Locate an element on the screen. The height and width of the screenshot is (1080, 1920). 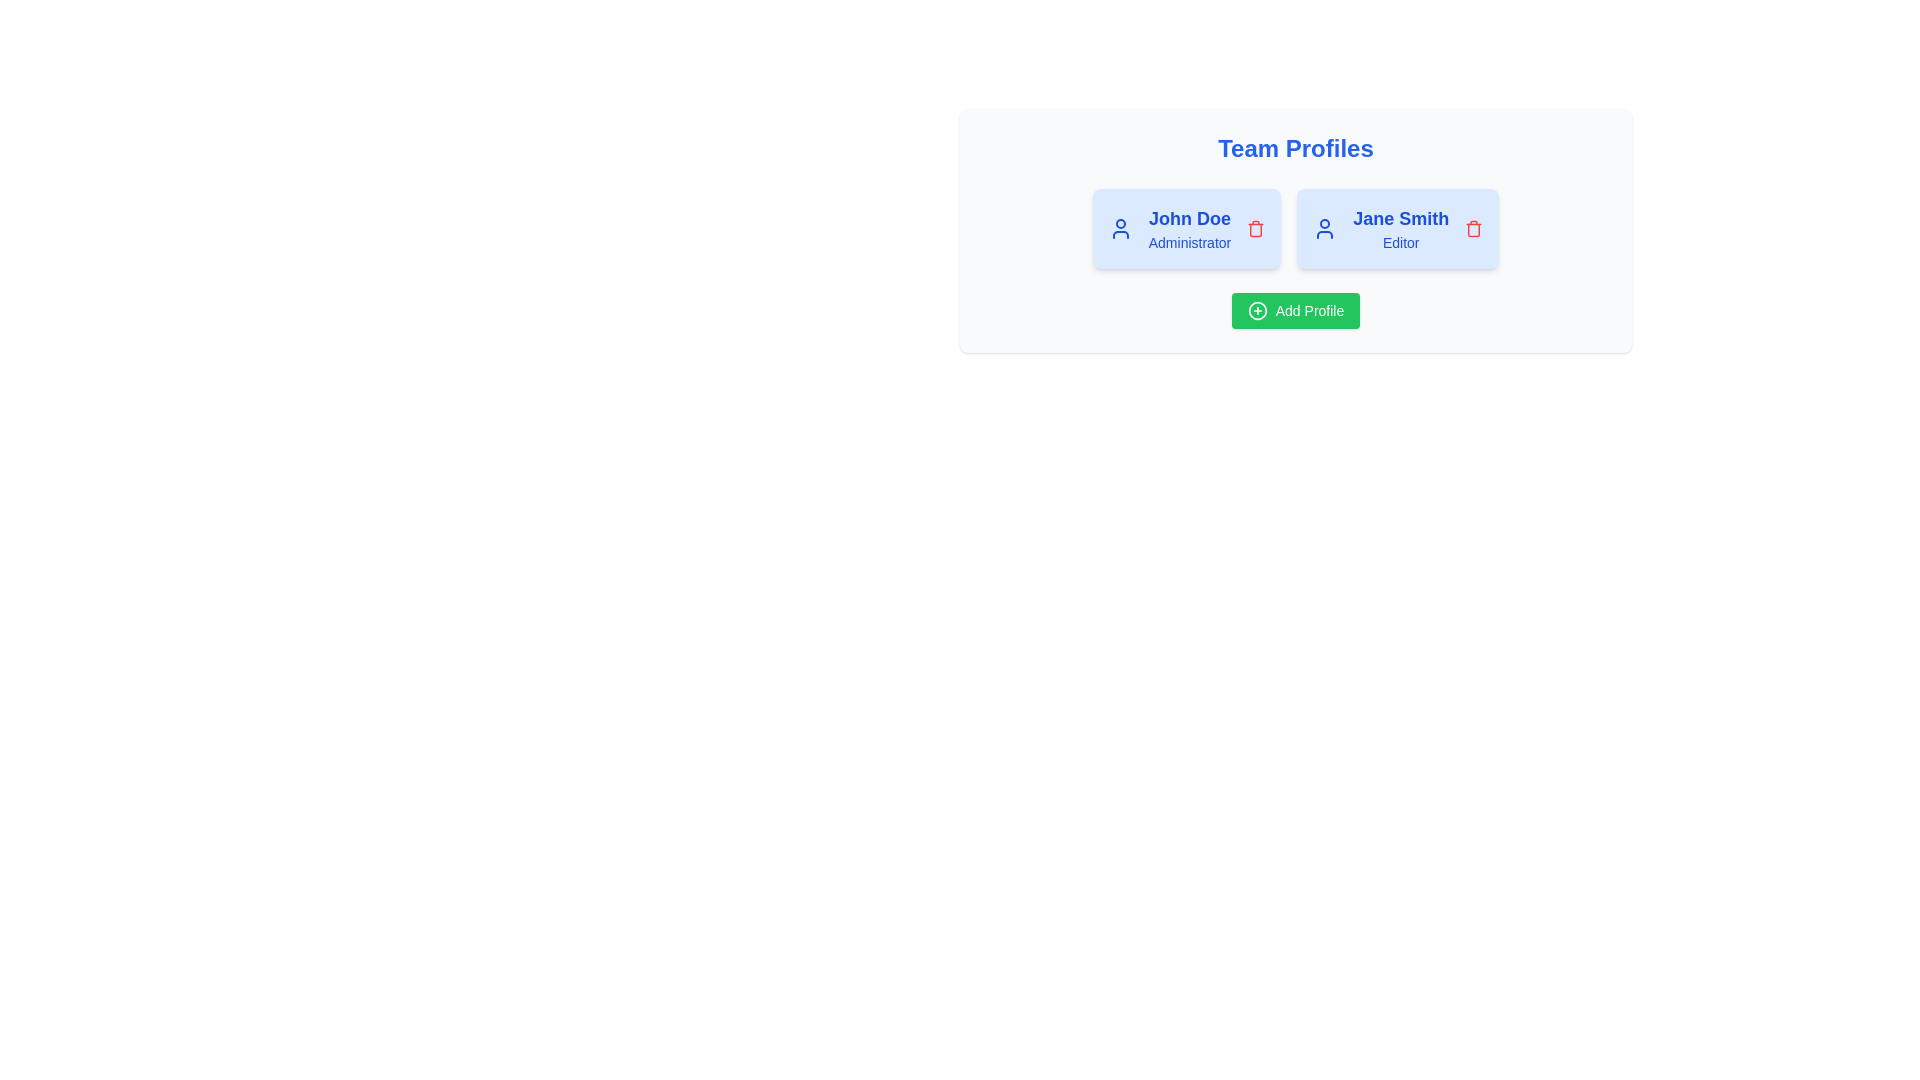
the profile card of Jane Smith is located at coordinates (1397, 227).